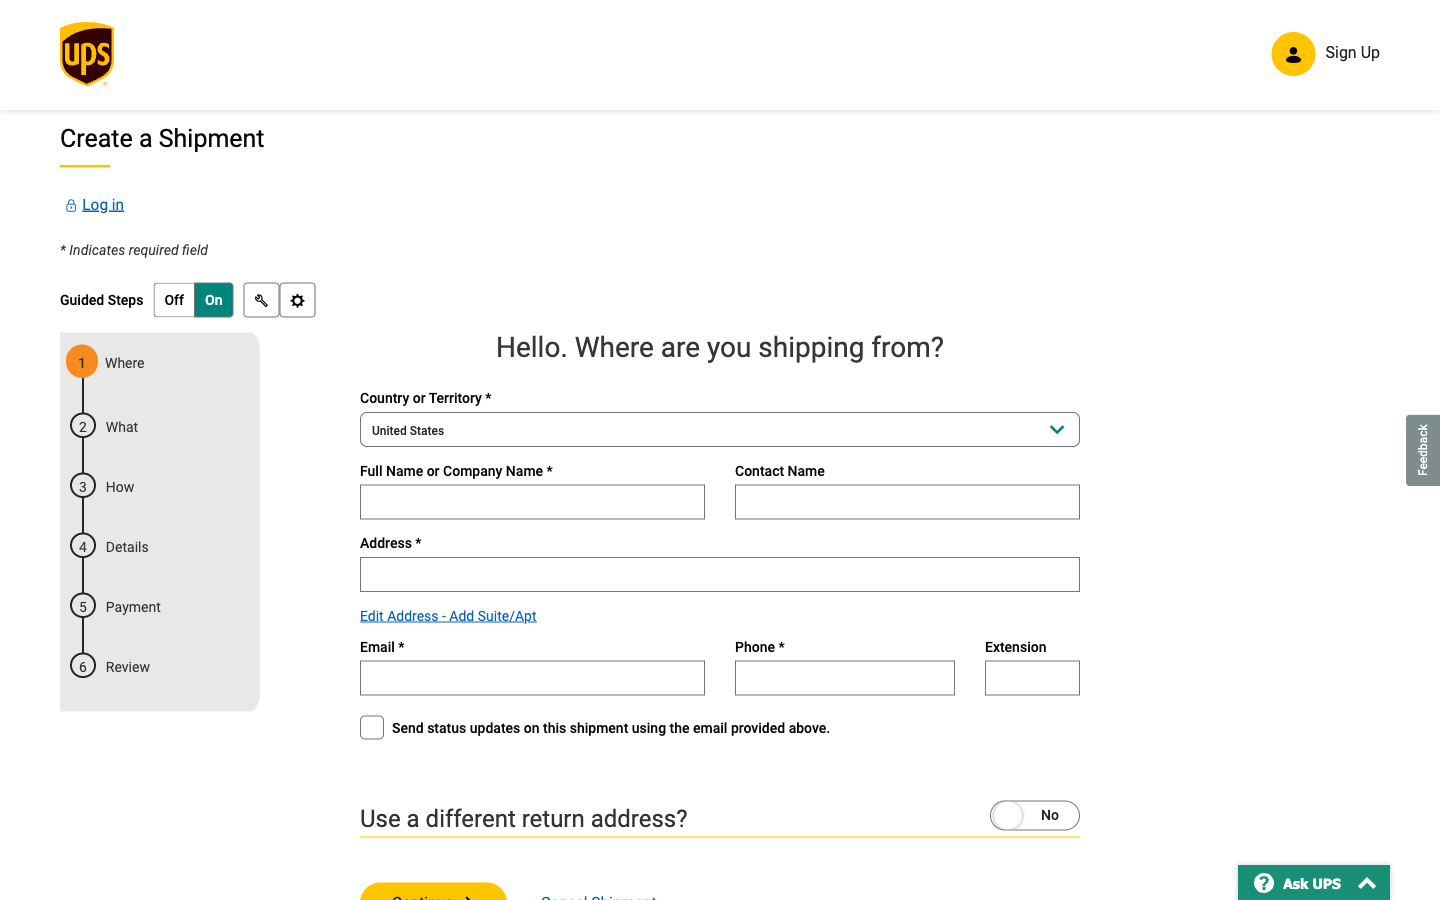 The height and width of the screenshot is (900, 1440). What do you see at coordinates (1314, 882) in the screenshot?
I see `Use "Ask UPS" to navigate to the "frequently_asked_questions" section` at bounding box center [1314, 882].